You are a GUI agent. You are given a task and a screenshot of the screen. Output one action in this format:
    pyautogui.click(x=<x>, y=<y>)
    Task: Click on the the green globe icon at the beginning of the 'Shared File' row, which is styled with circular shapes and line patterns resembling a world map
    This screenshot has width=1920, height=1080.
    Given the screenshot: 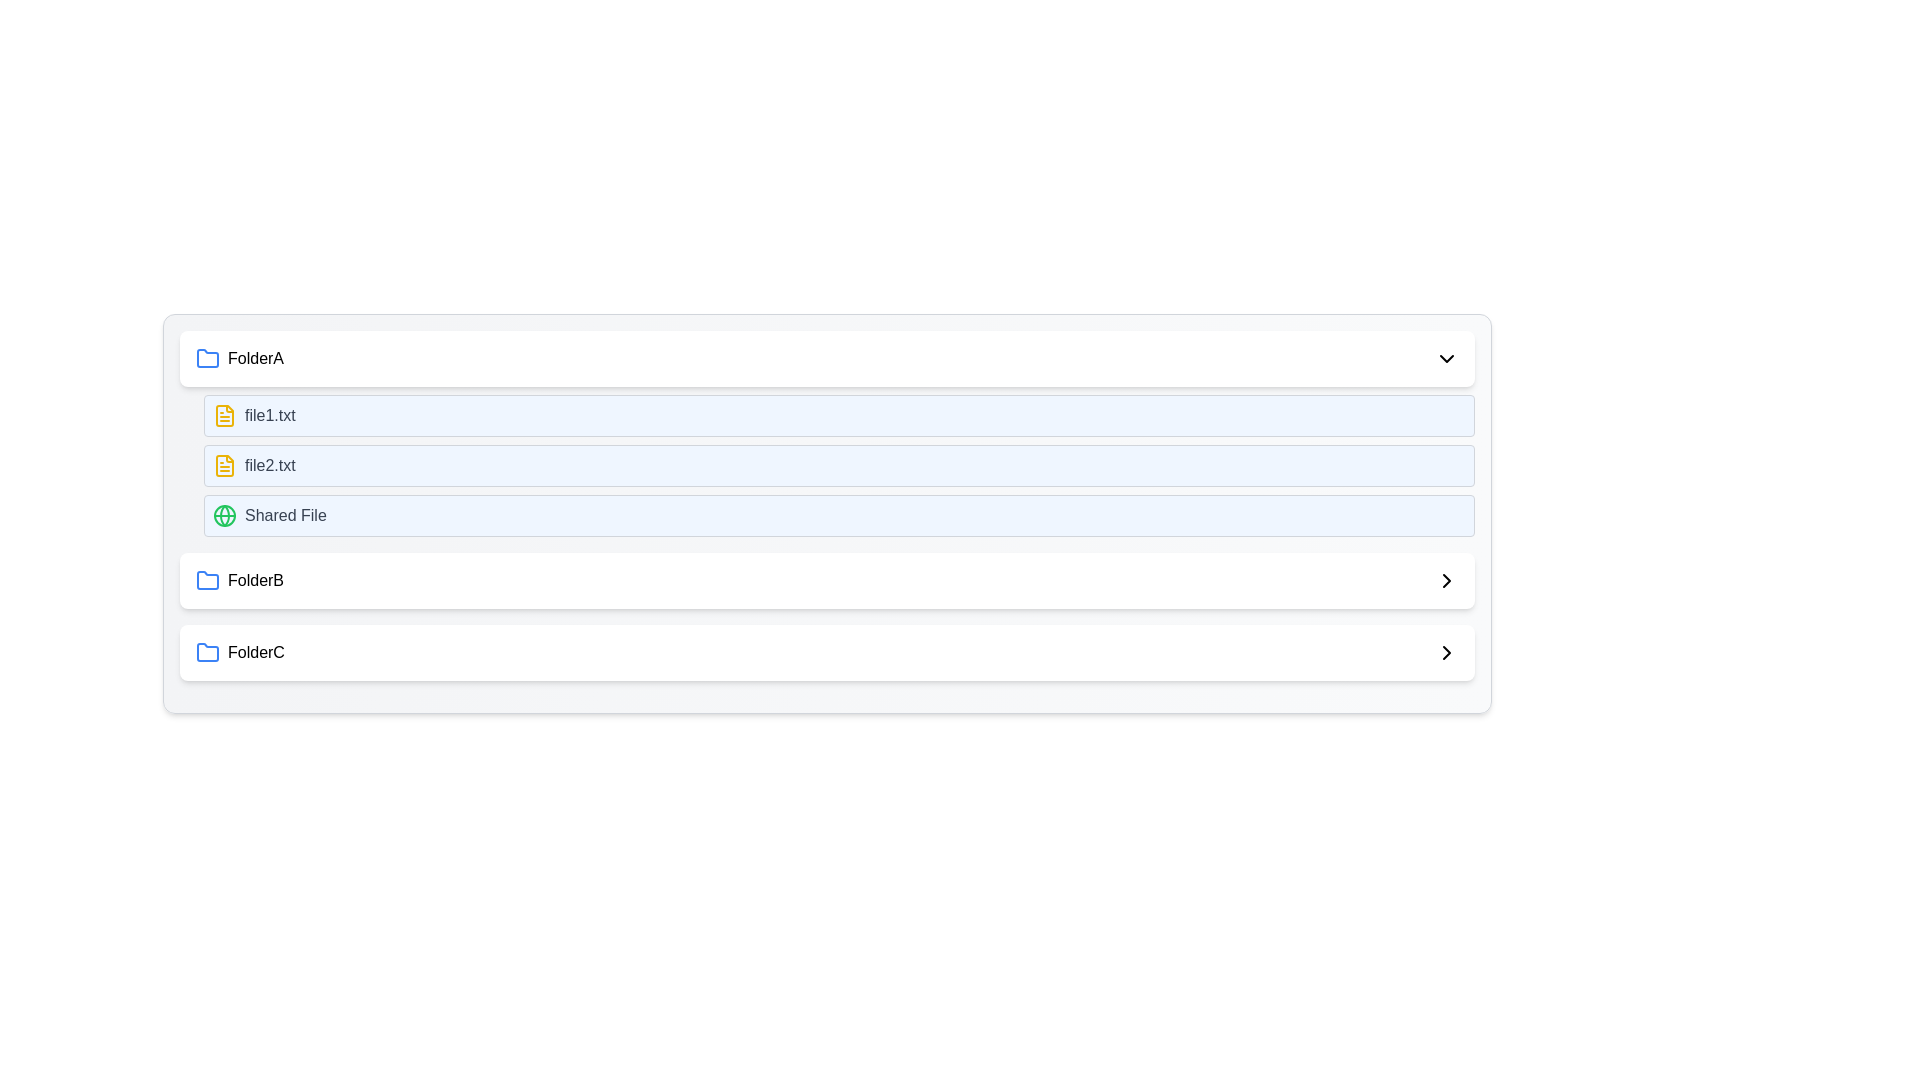 What is the action you would take?
    pyautogui.click(x=225, y=515)
    